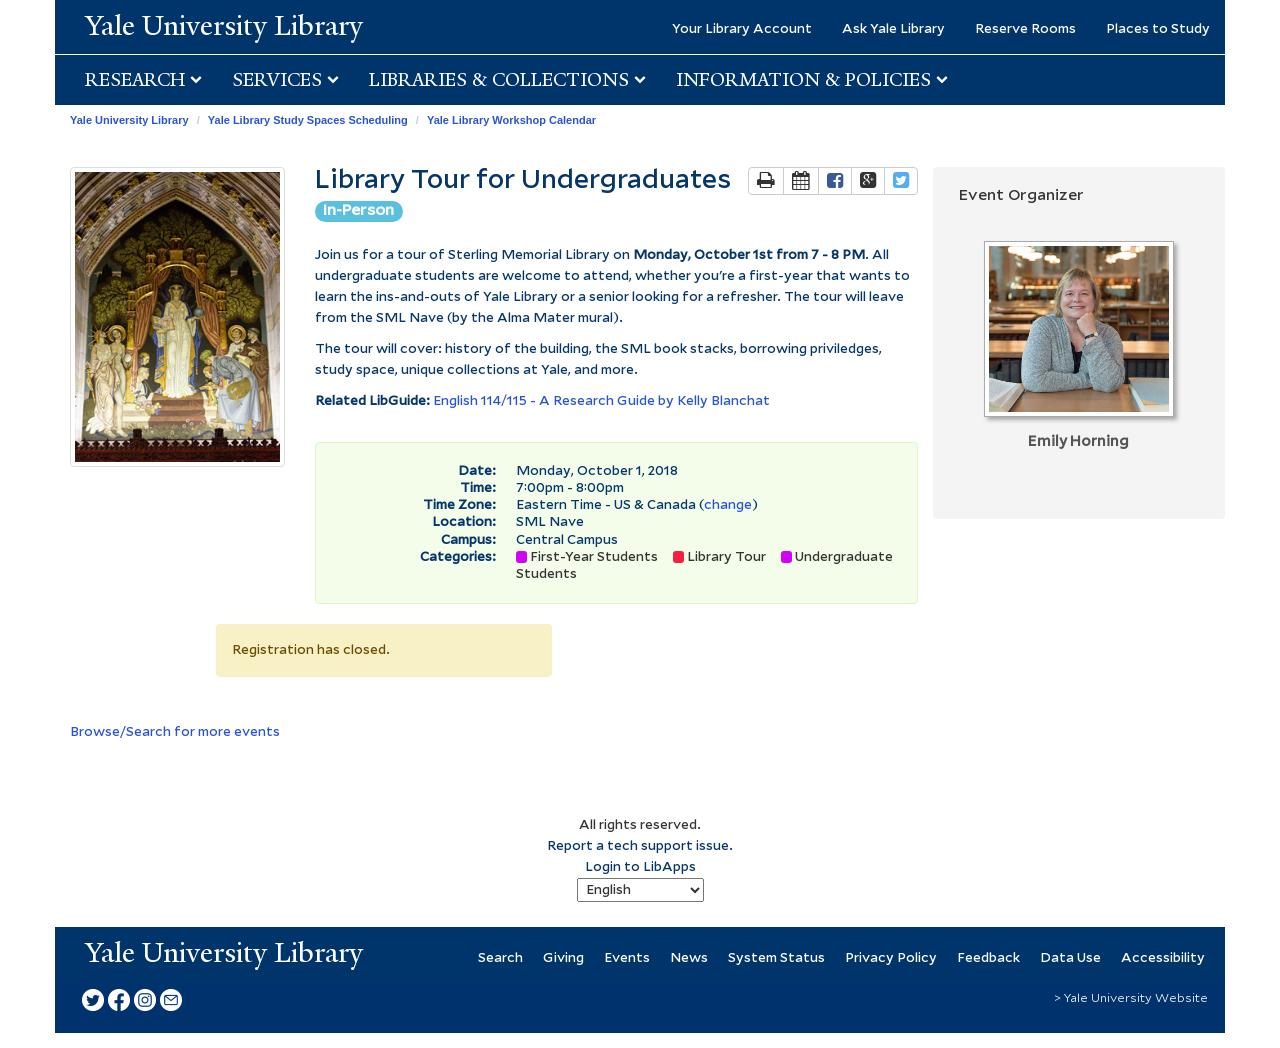 Image resolution: width=1280 pixels, height=1048 pixels. I want to click on 'SML Nave', so click(550, 522).